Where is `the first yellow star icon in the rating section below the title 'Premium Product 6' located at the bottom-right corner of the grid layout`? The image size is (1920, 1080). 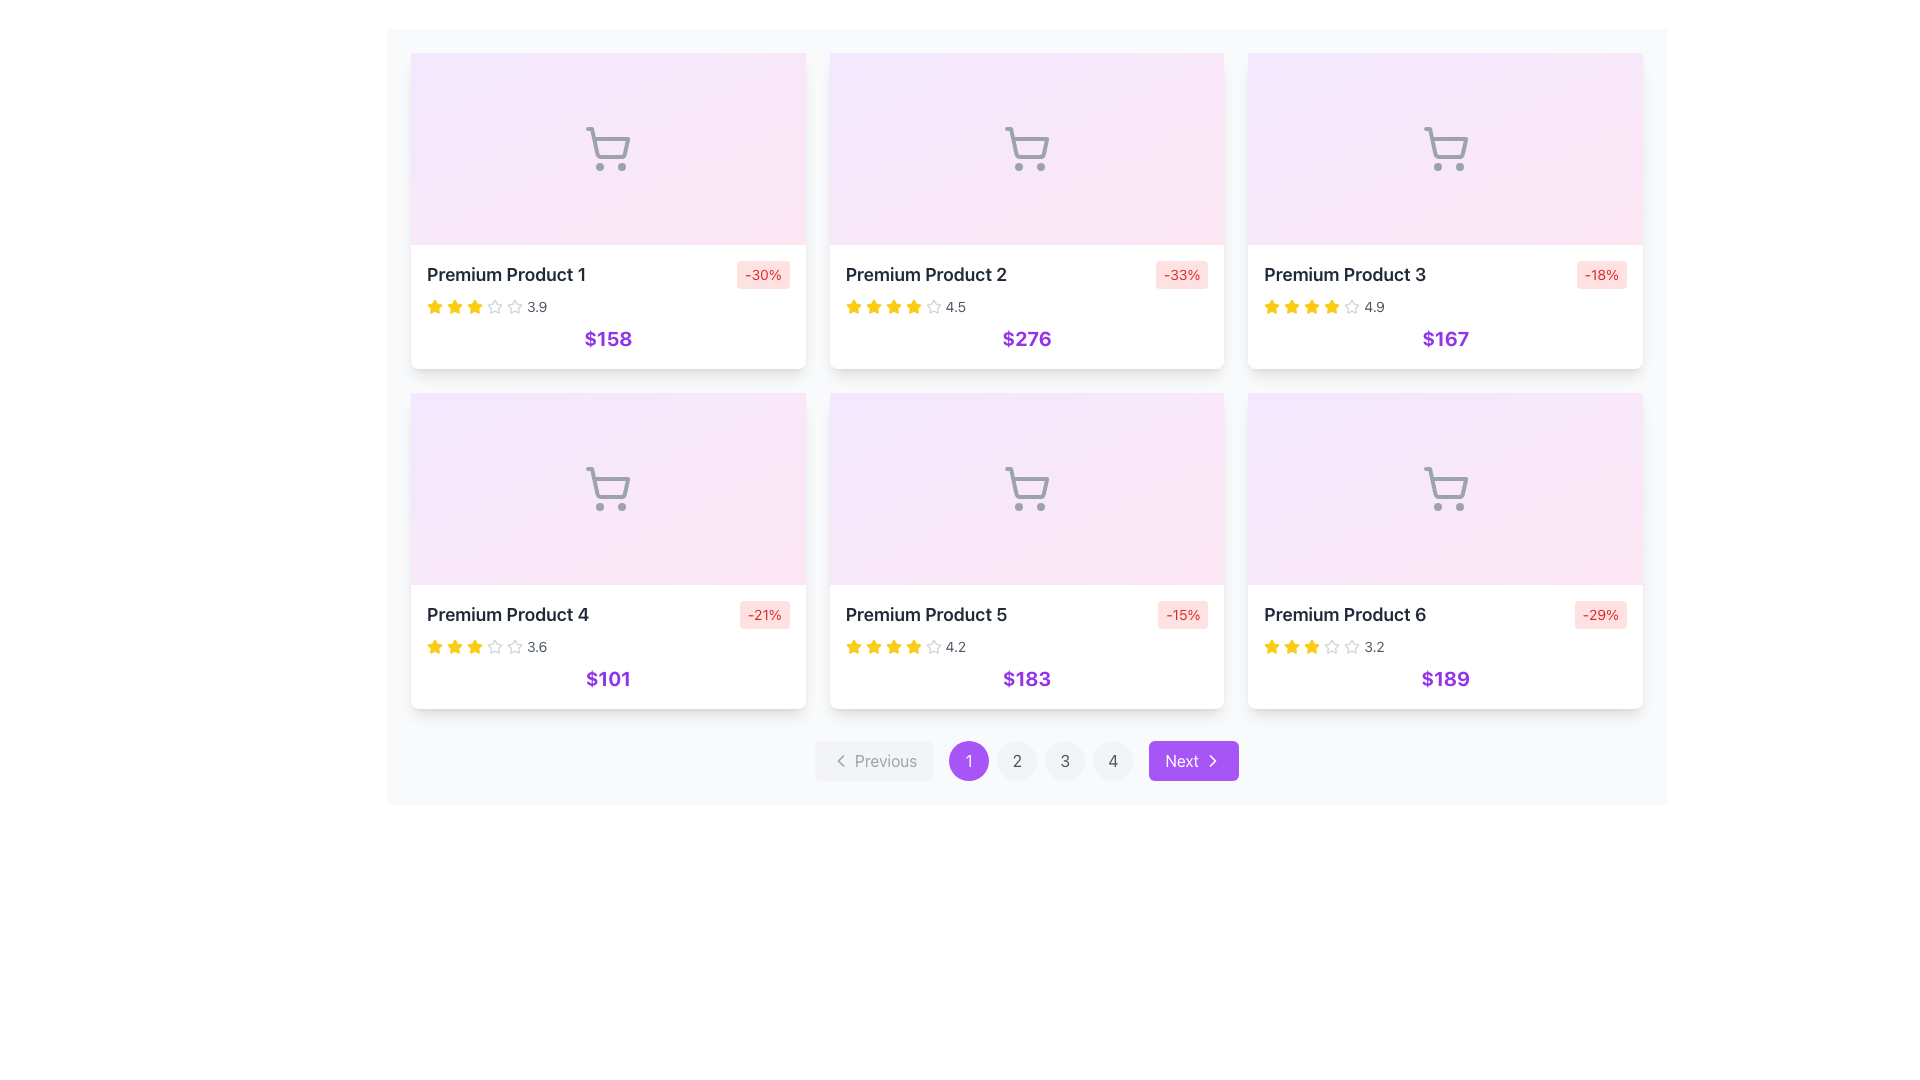
the first yellow star icon in the rating section below the title 'Premium Product 6' located at the bottom-right corner of the grid layout is located at coordinates (1292, 646).